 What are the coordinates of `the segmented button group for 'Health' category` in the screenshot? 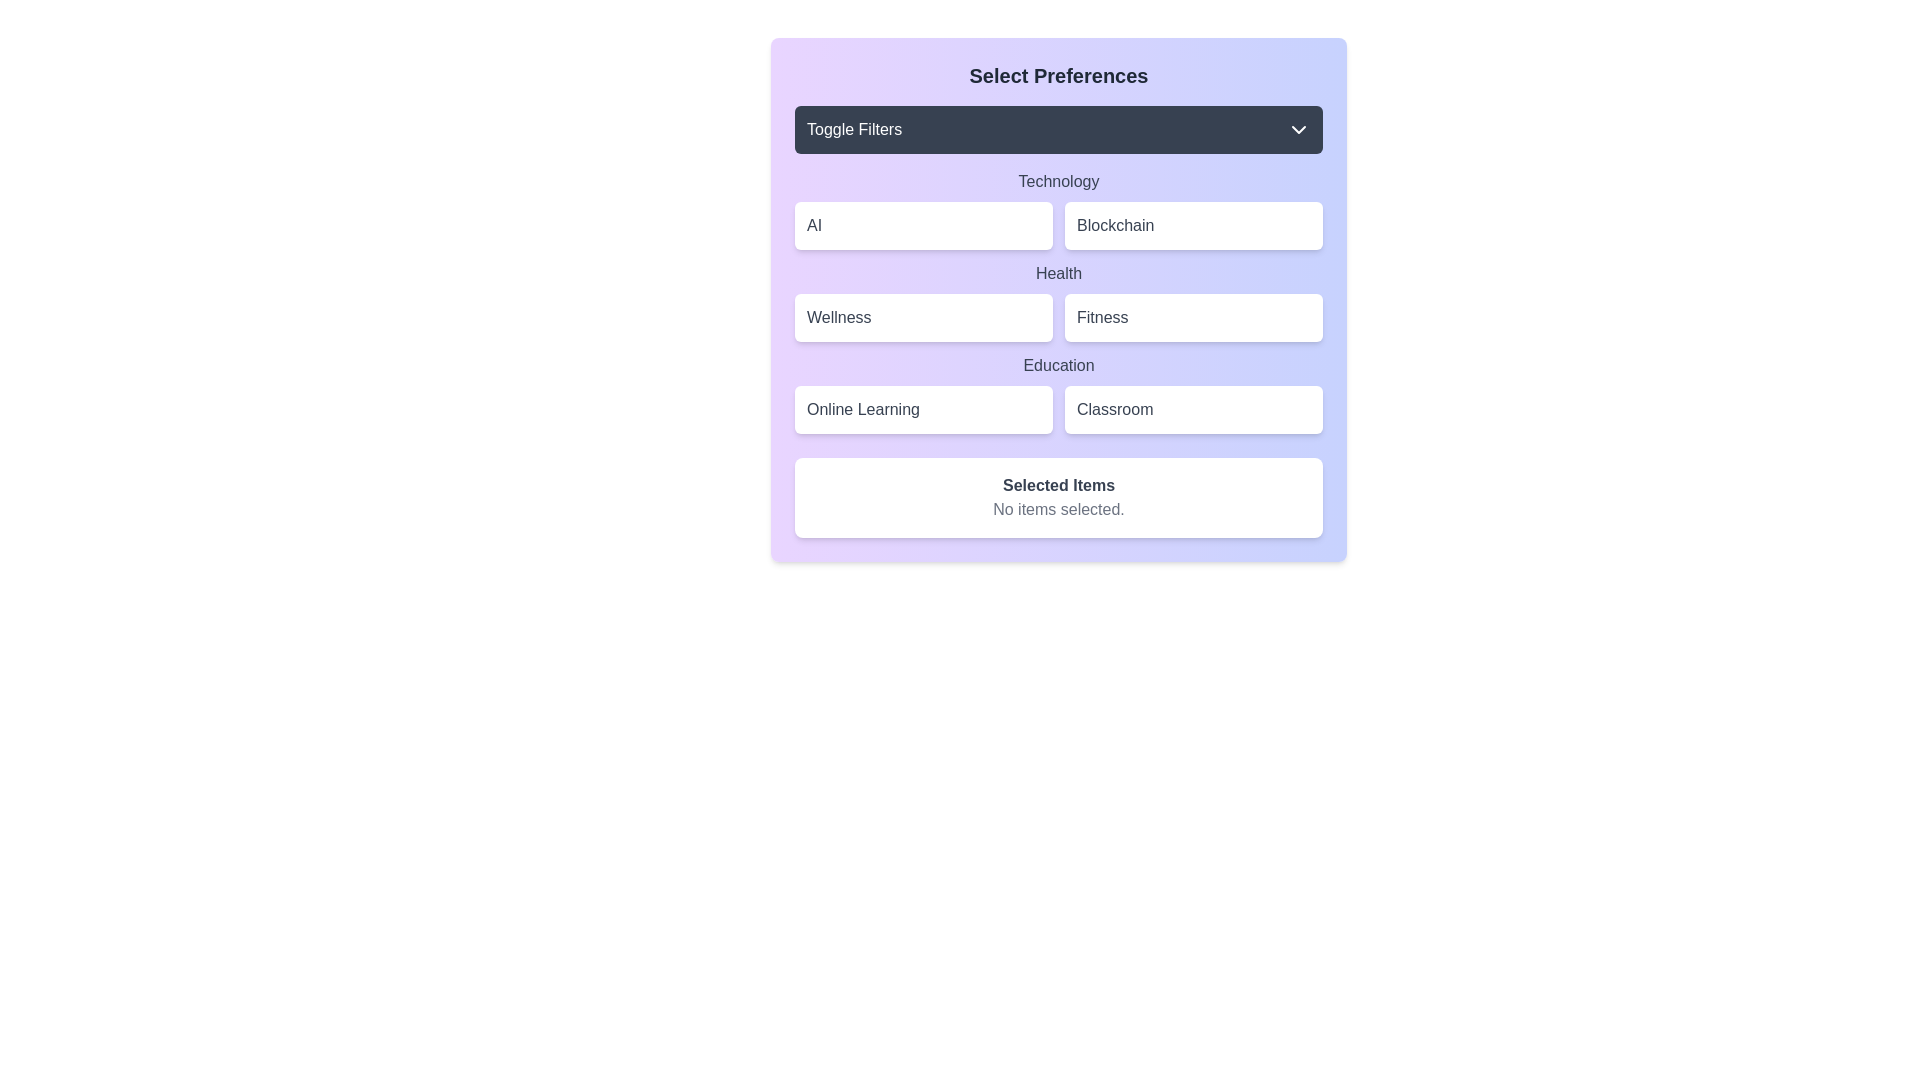 It's located at (1058, 316).